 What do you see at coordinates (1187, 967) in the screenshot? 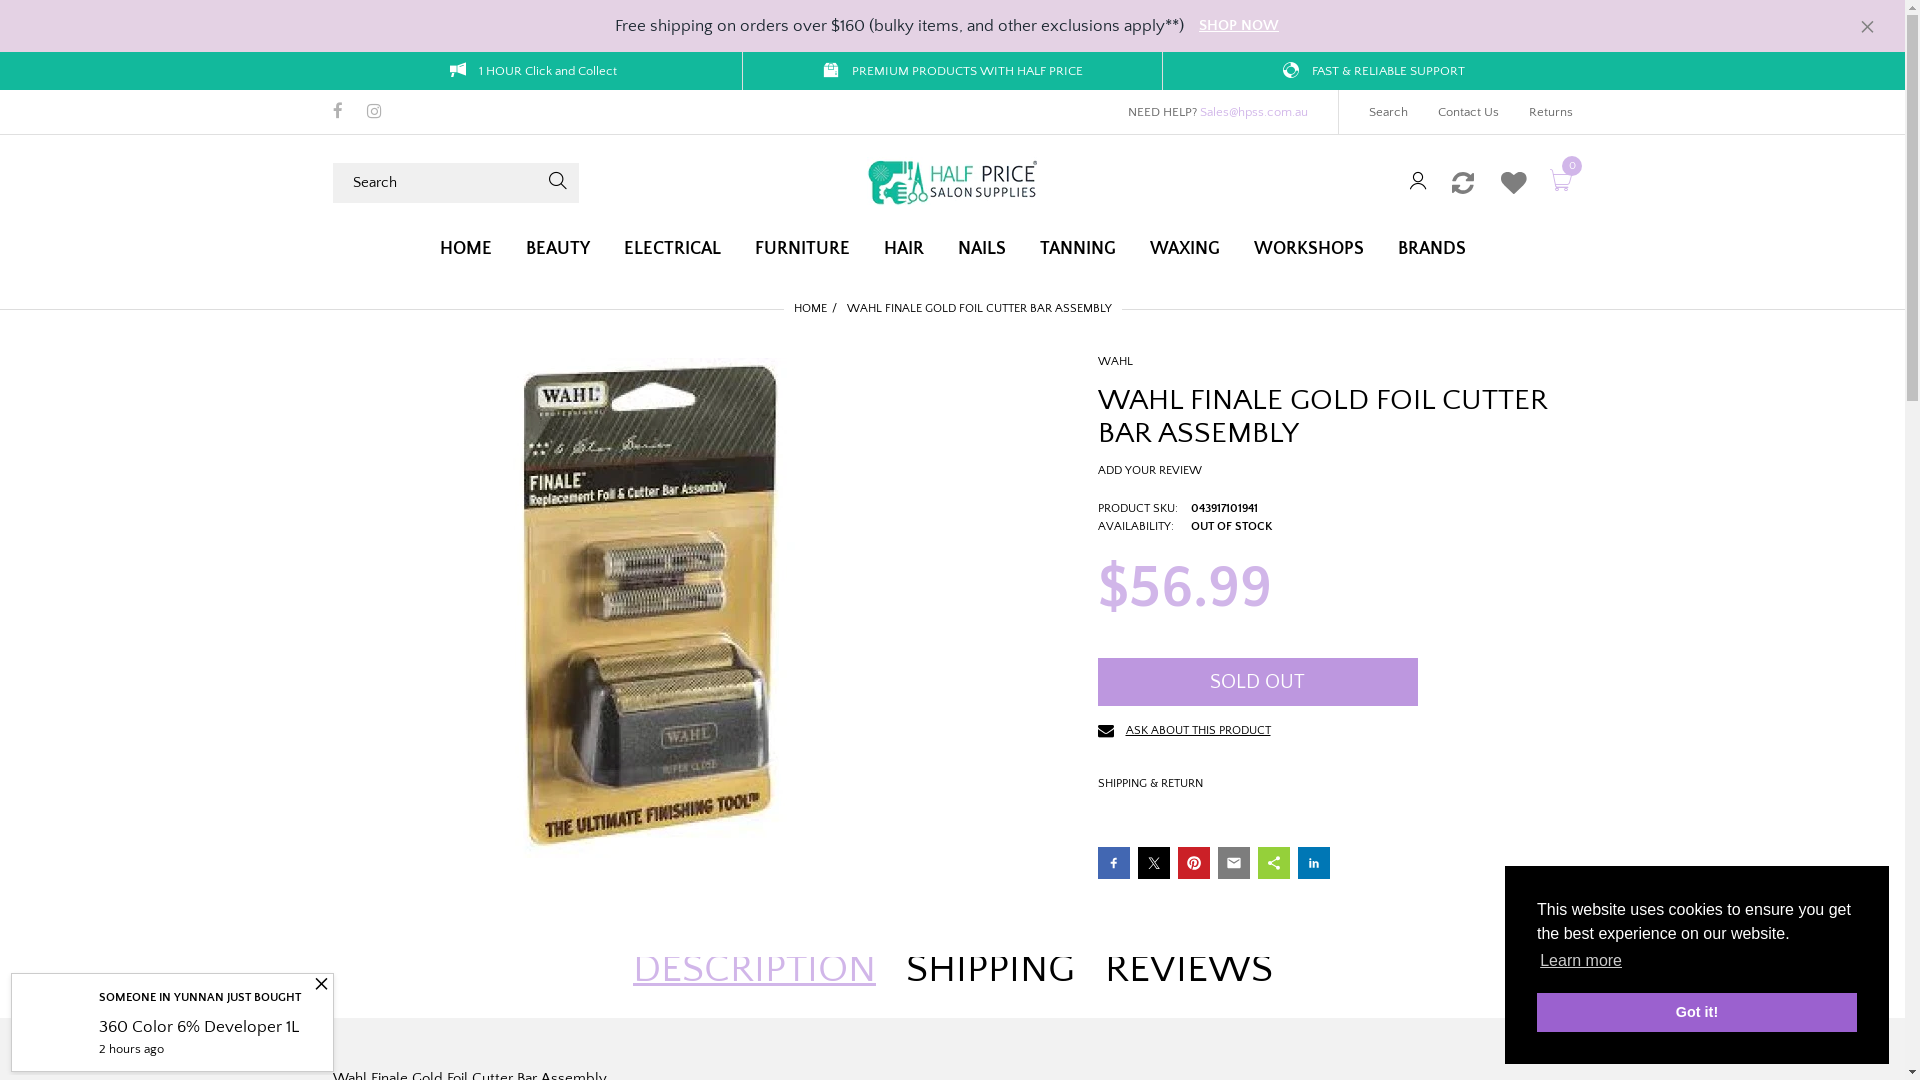
I see `'REVIEWS'` at bounding box center [1187, 967].